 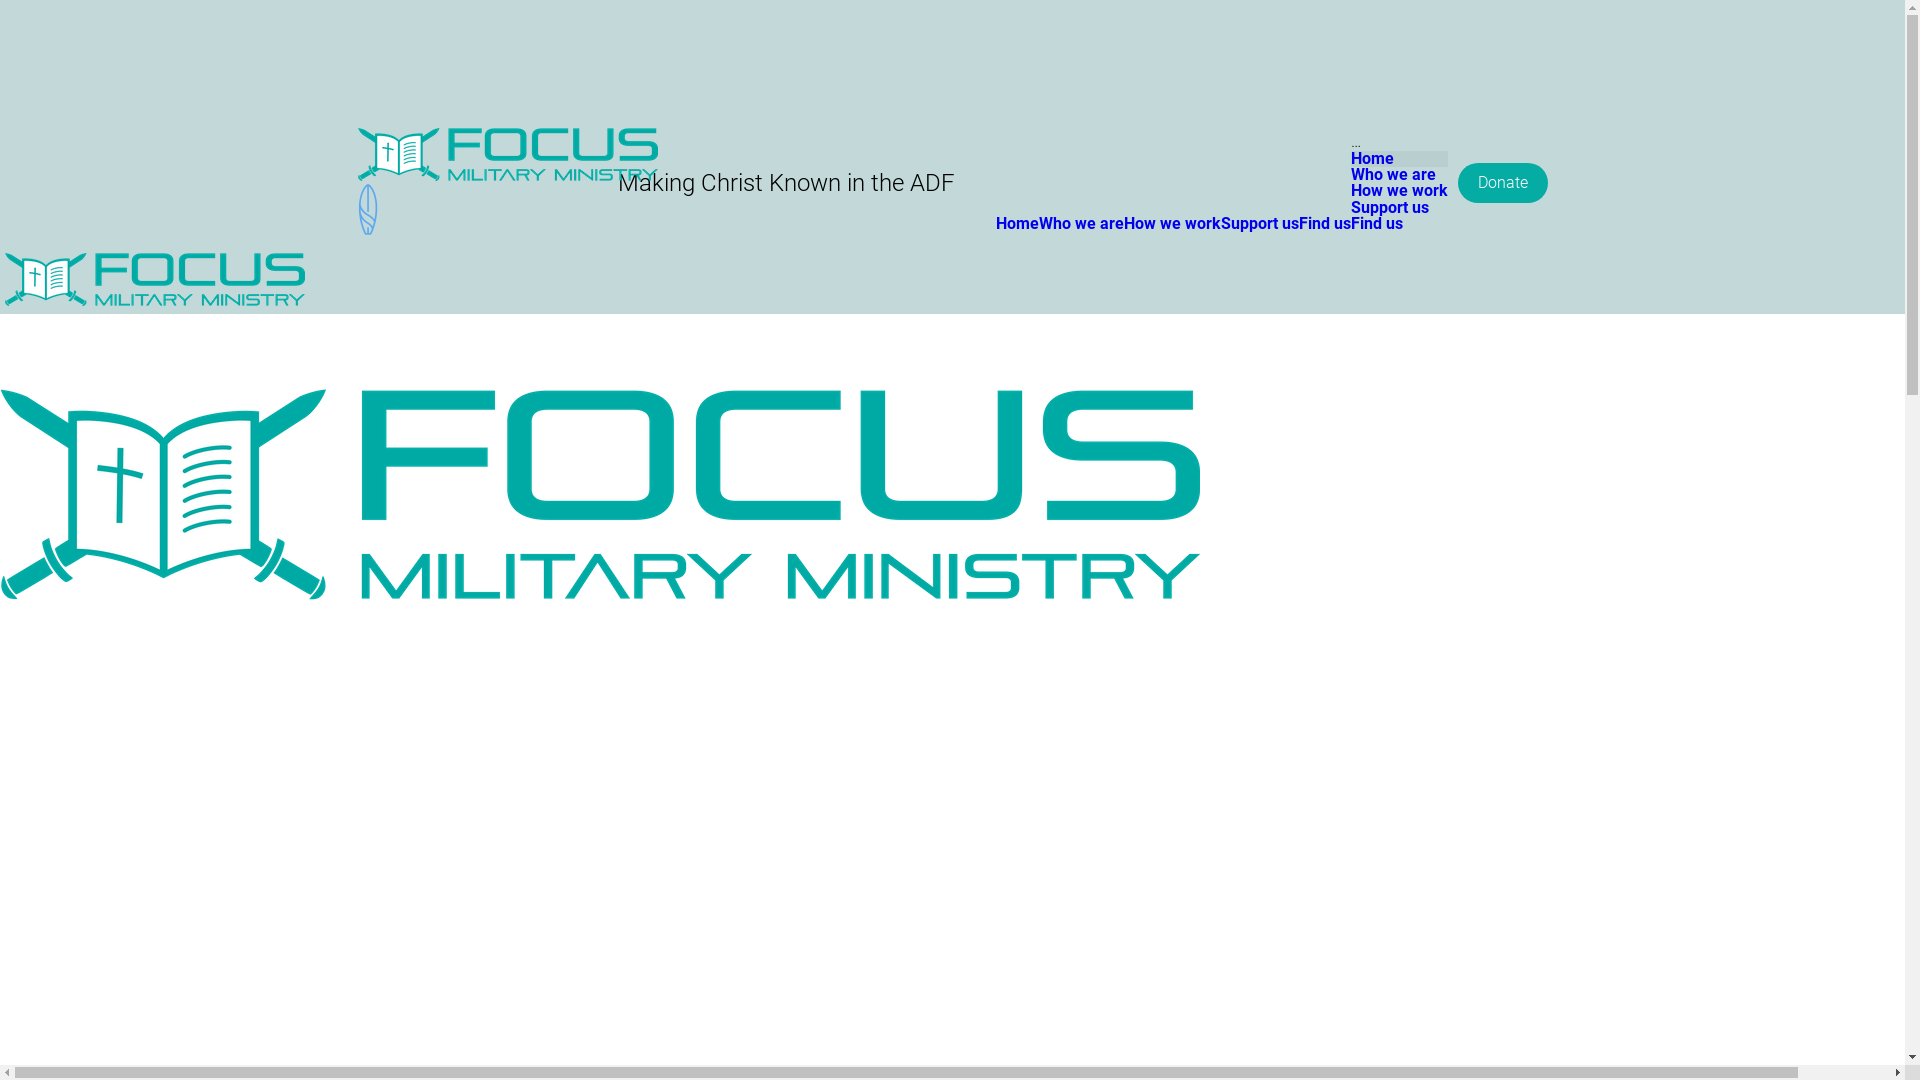 What do you see at coordinates (1257, 223) in the screenshot?
I see `'Support us'` at bounding box center [1257, 223].